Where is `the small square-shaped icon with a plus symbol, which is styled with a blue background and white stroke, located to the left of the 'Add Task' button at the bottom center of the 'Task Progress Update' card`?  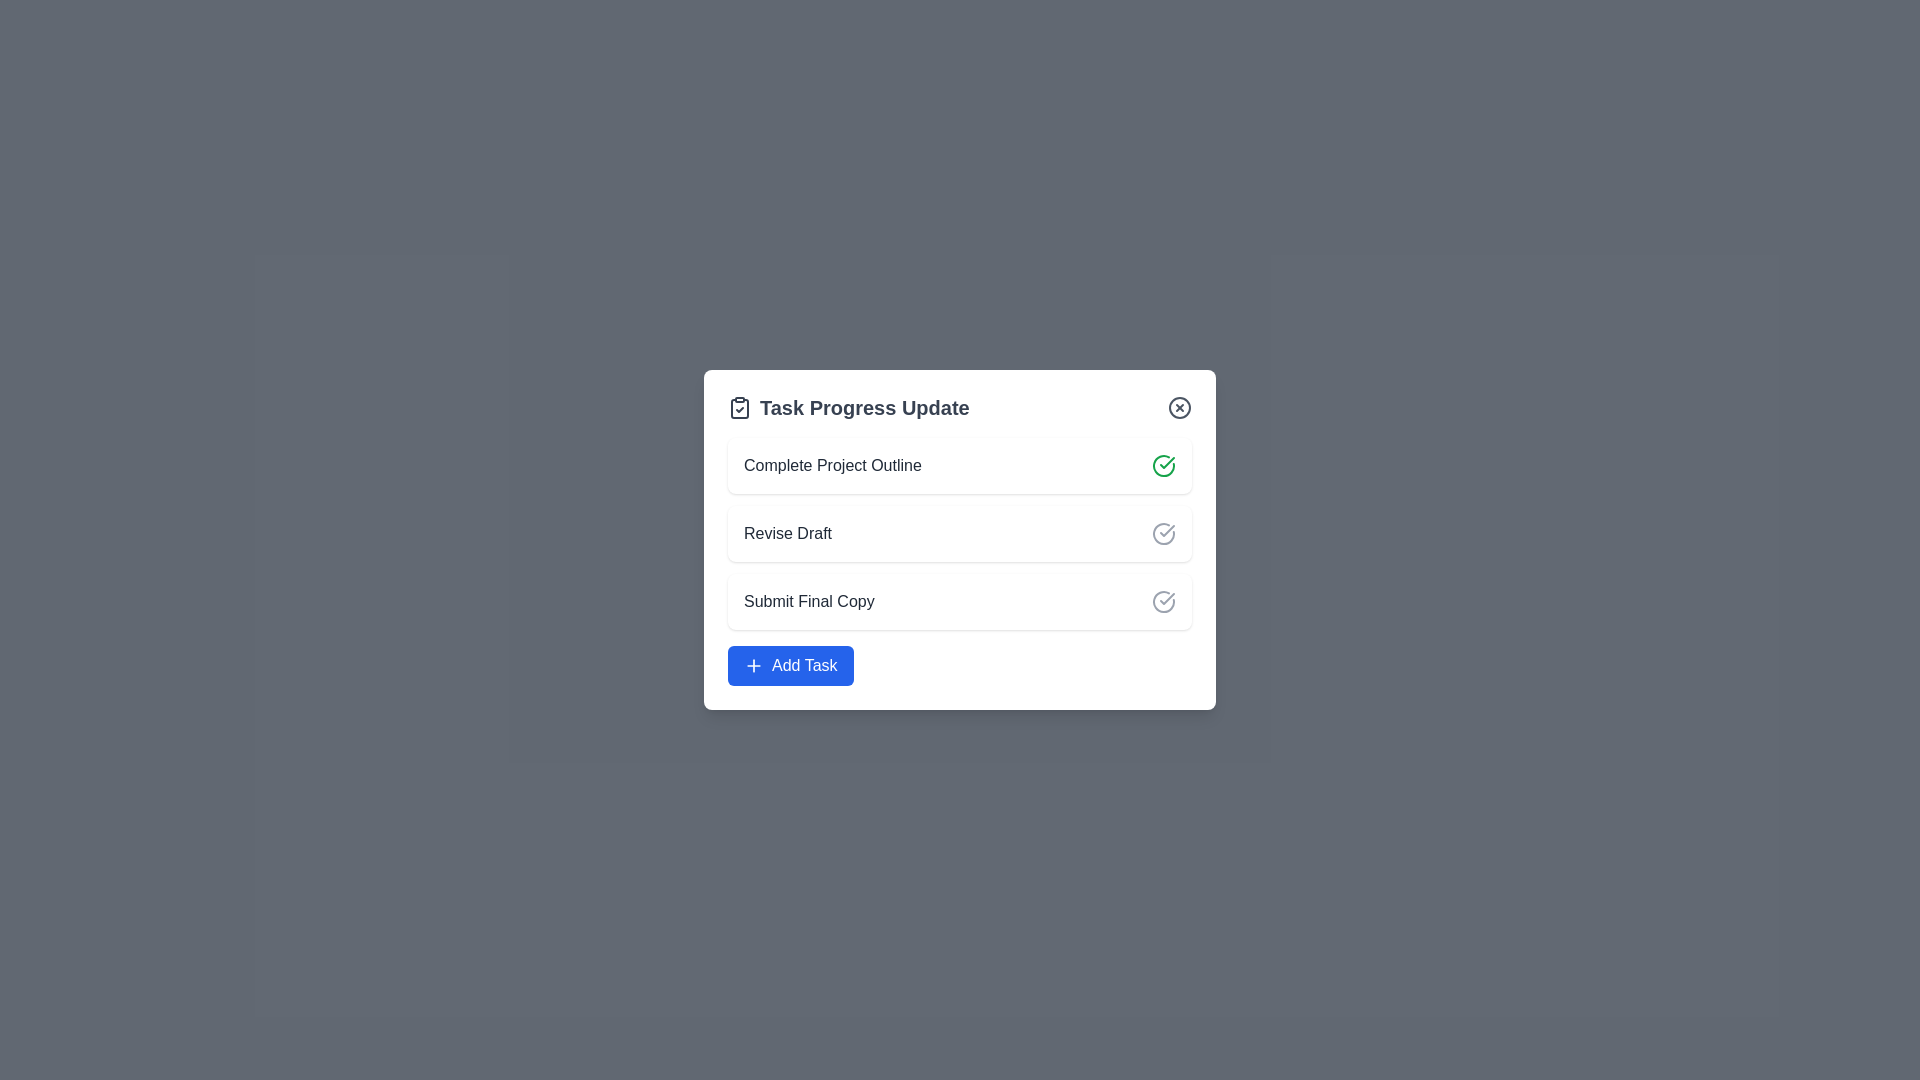 the small square-shaped icon with a plus symbol, which is styled with a blue background and white stroke, located to the left of the 'Add Task' button at the bottom center of the 'Task Progress Update' card is located at coordinates (752, 666).